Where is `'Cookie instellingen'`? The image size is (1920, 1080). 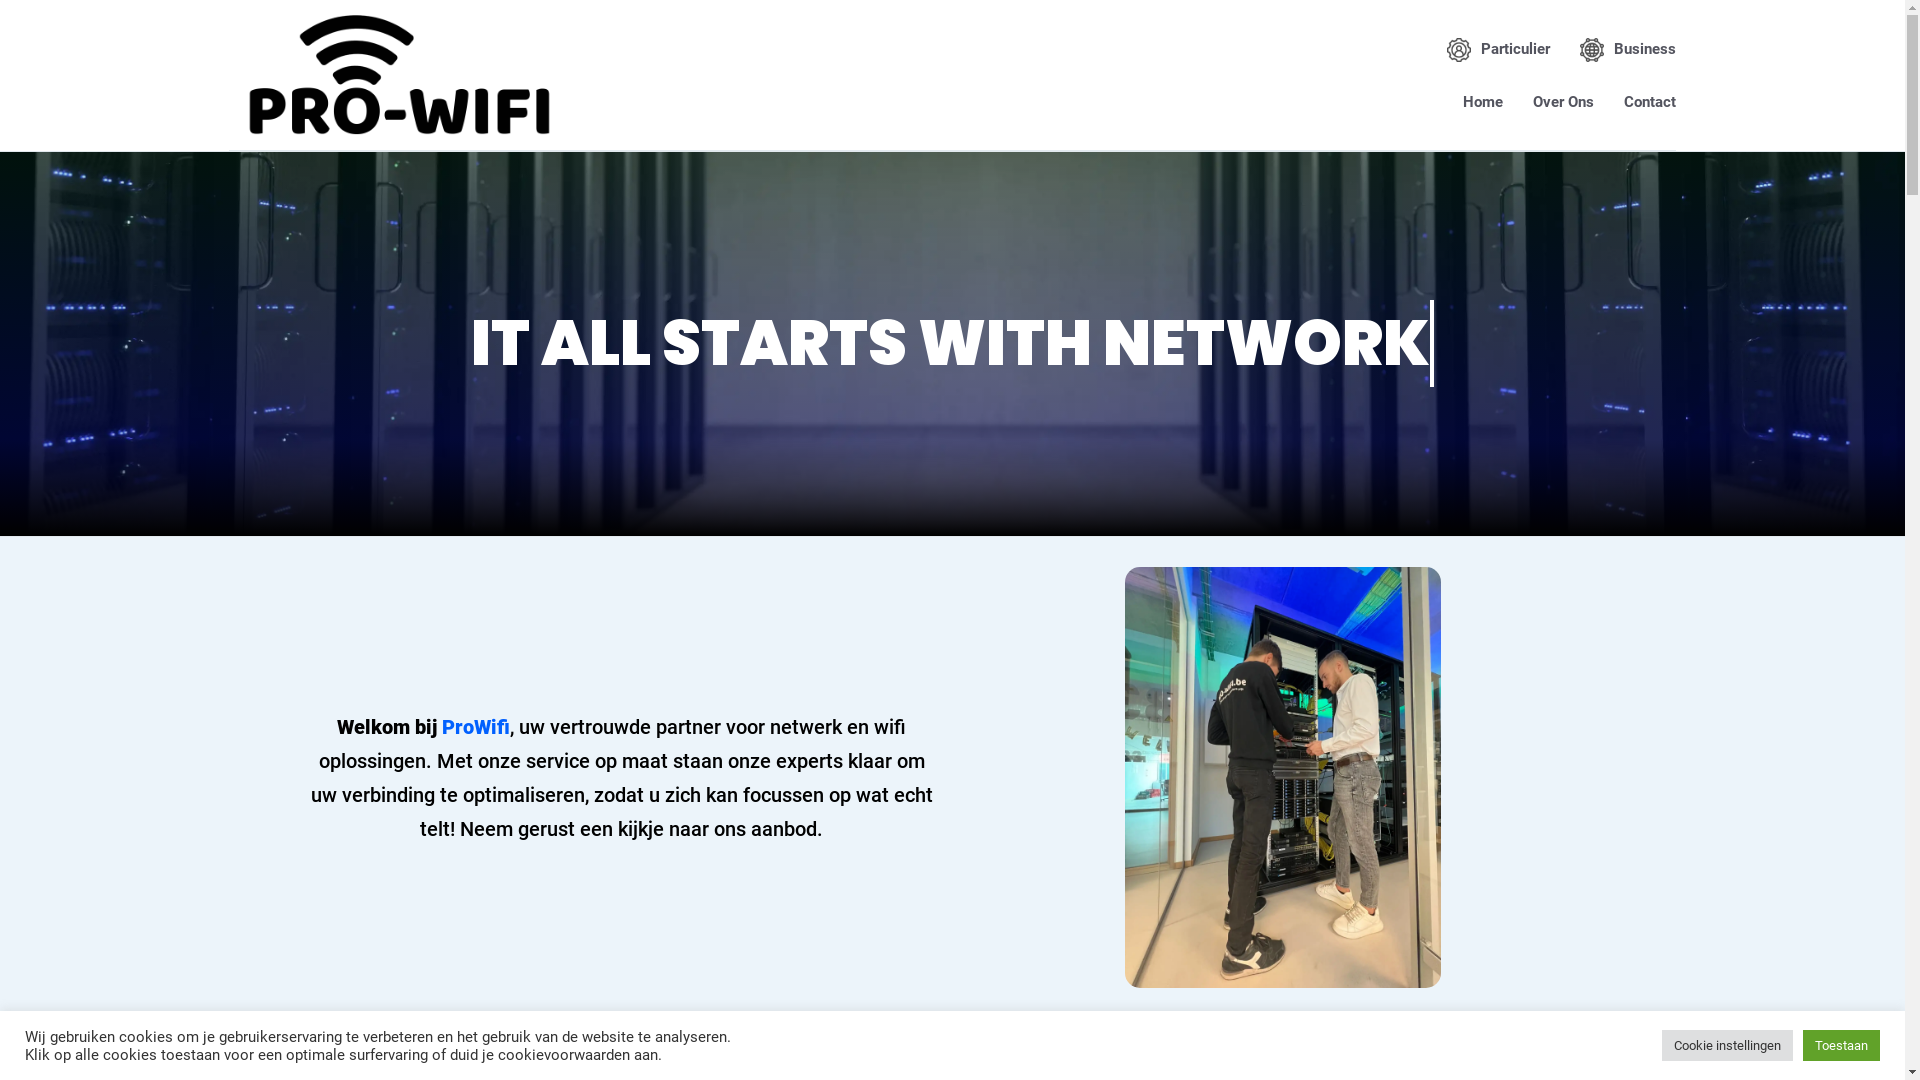
'Cookie instellingen' is located at coordinates (1726, 1044).